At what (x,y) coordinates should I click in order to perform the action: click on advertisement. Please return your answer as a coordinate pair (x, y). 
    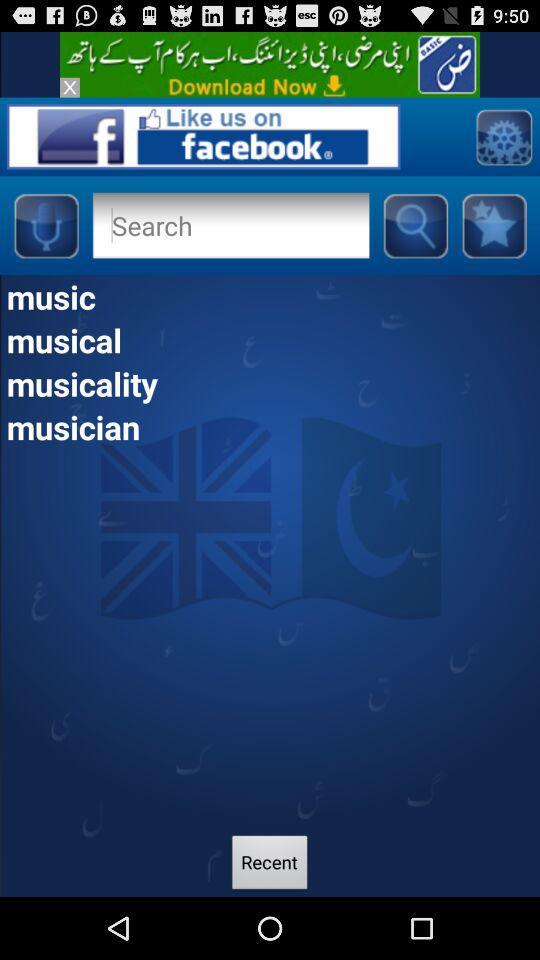
    Looking at the image, I should click on (68, 87).